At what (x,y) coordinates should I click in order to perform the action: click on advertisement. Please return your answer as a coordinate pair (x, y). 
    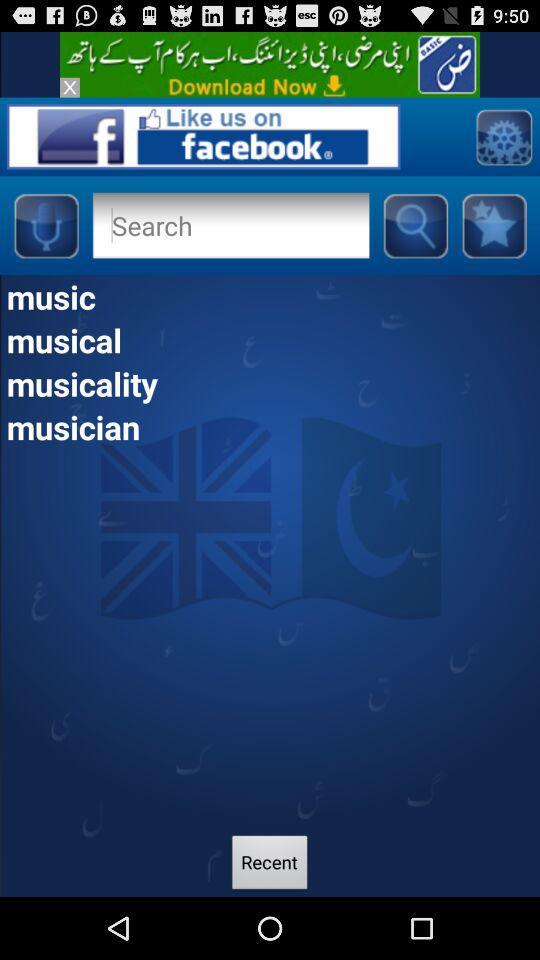
    Looking at the image, I should click on (68, 87).